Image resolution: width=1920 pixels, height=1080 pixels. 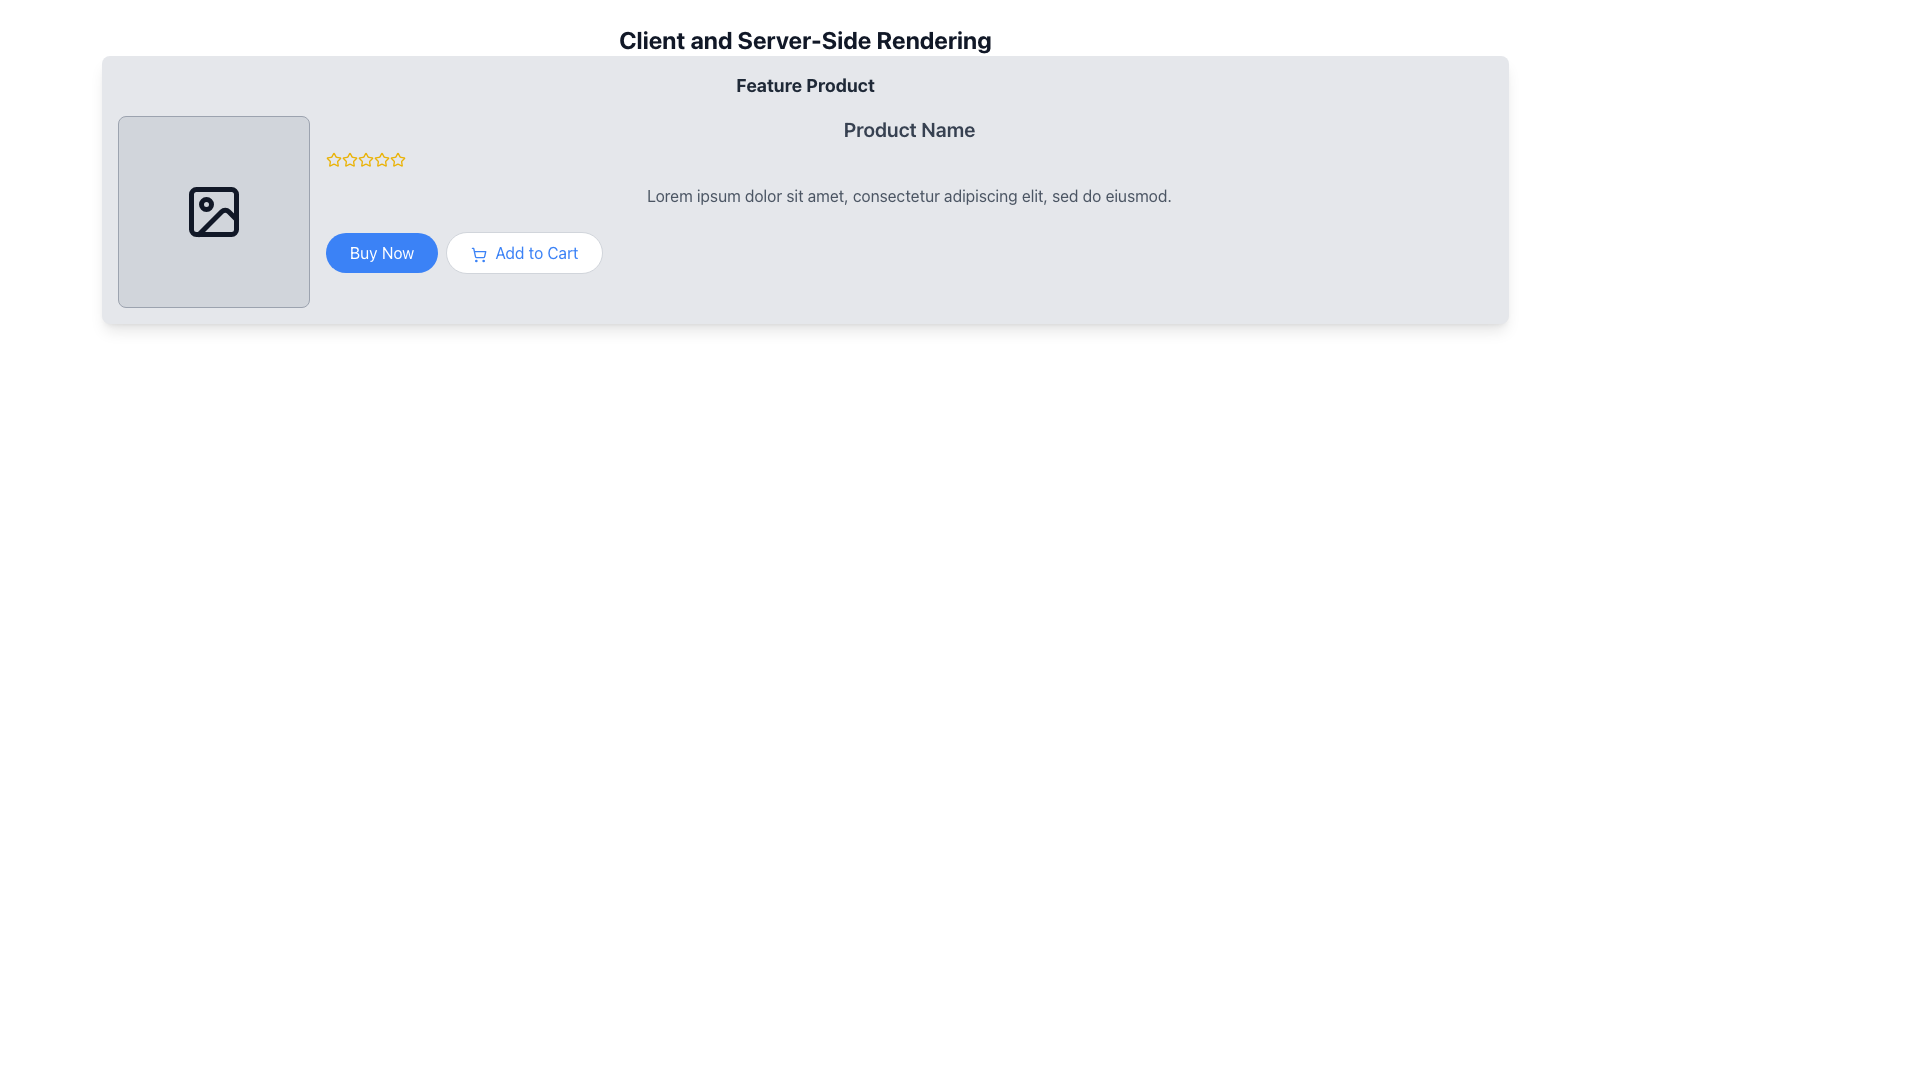 I want to click on the shopping cart icon located inside the 'Add to Cart' button, so click(x=478, y=253).